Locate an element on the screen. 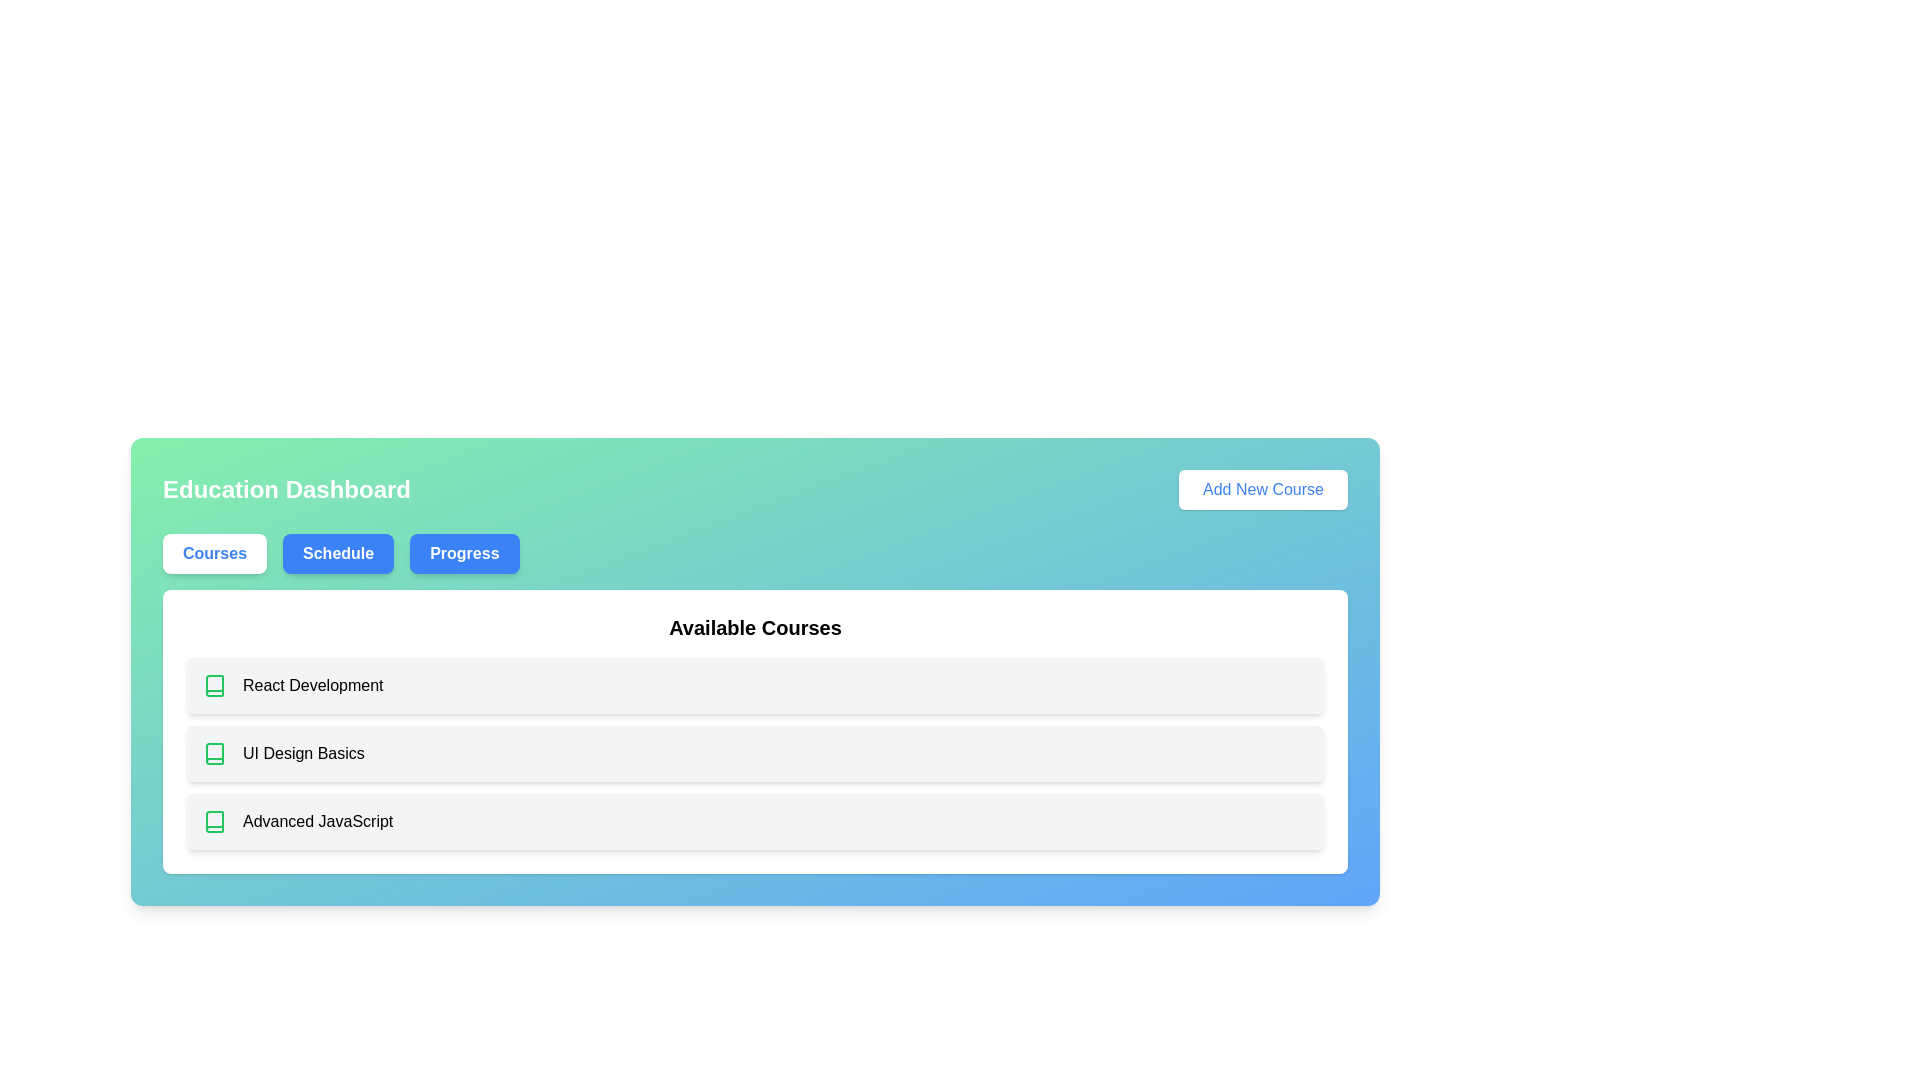 The width and height of the screenshot is (1920, 1080). the 'Add New Course' button located in the top-right corner of the educational dashboard to initiate the course addition process is located at coordinates (1262, 489).